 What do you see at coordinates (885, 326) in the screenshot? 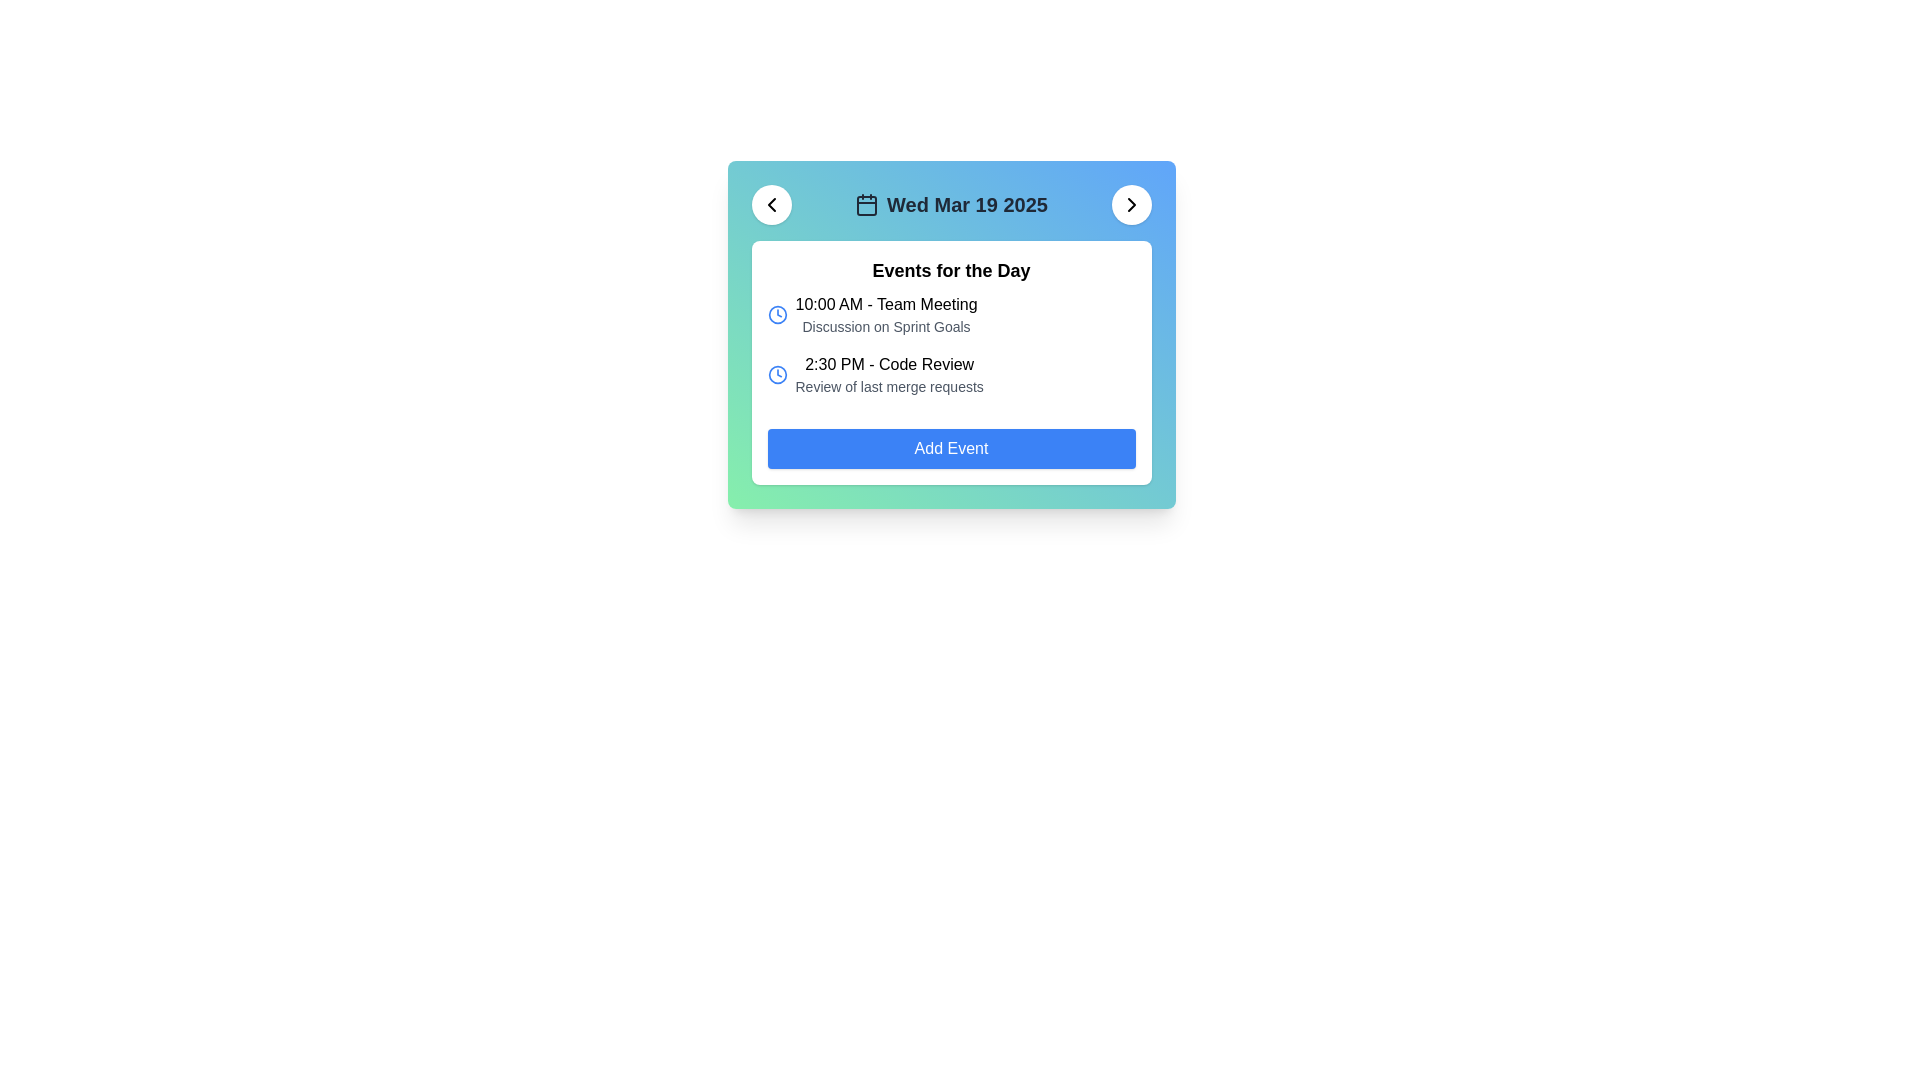
I see `the static text label that provides detailed information about the event or meeting, located directly beneath the heading '10:00 AM - Team Meeting'` at bounding box center [885, 326].